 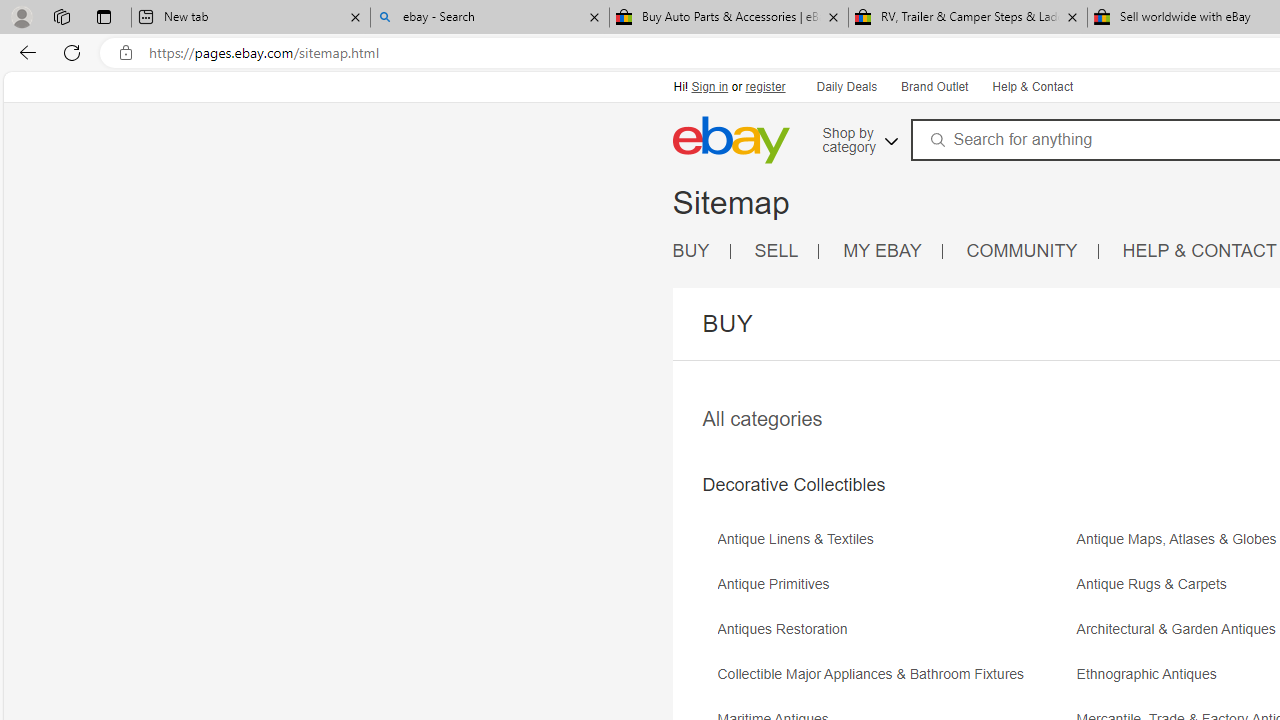 I want to click on 'View site information', so click(x=125, y=52).